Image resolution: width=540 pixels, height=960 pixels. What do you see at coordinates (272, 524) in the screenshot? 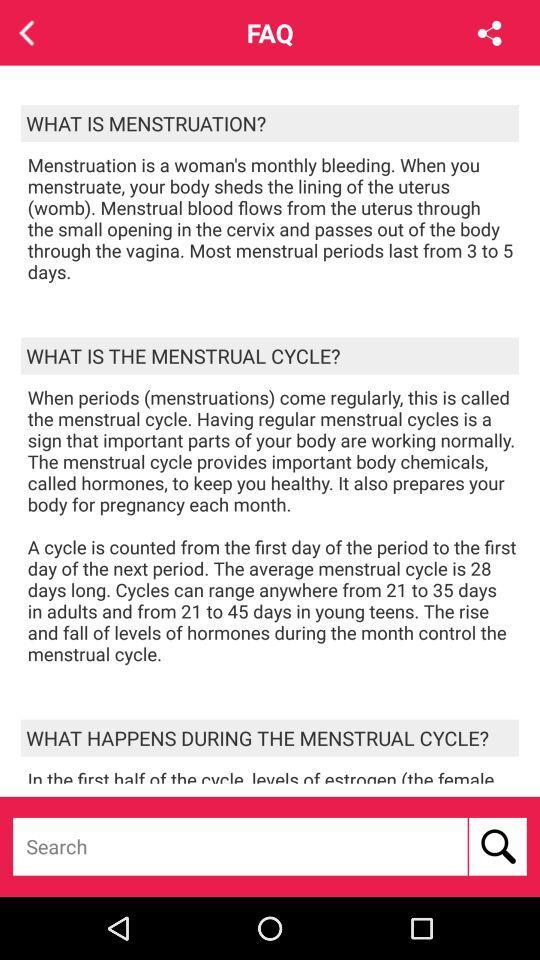
I see `the app above the what happens during icon` at bounding box center [272, 524].